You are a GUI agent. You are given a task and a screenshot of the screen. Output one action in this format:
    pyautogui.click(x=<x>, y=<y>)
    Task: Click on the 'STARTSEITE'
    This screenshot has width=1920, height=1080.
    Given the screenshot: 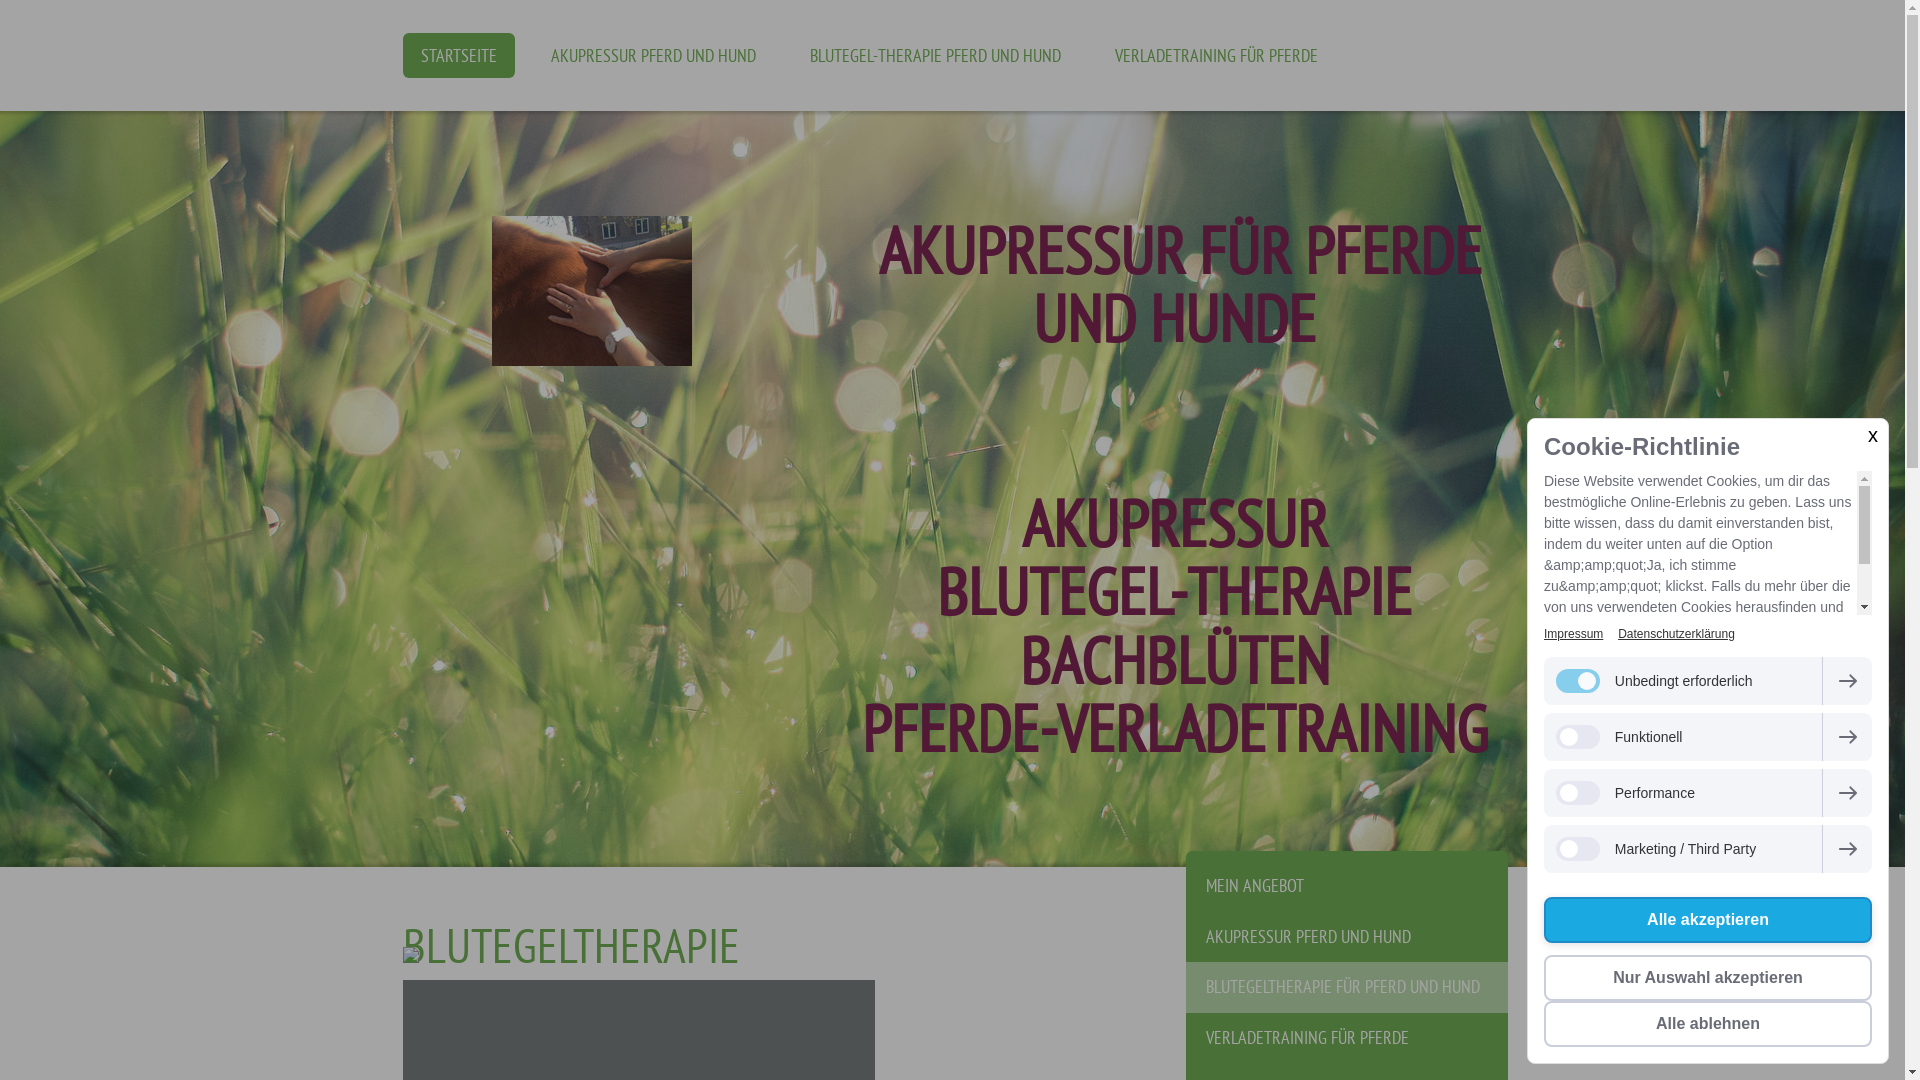 What is the action you would take?
    pyautogui.click(x=401, y=54)
    